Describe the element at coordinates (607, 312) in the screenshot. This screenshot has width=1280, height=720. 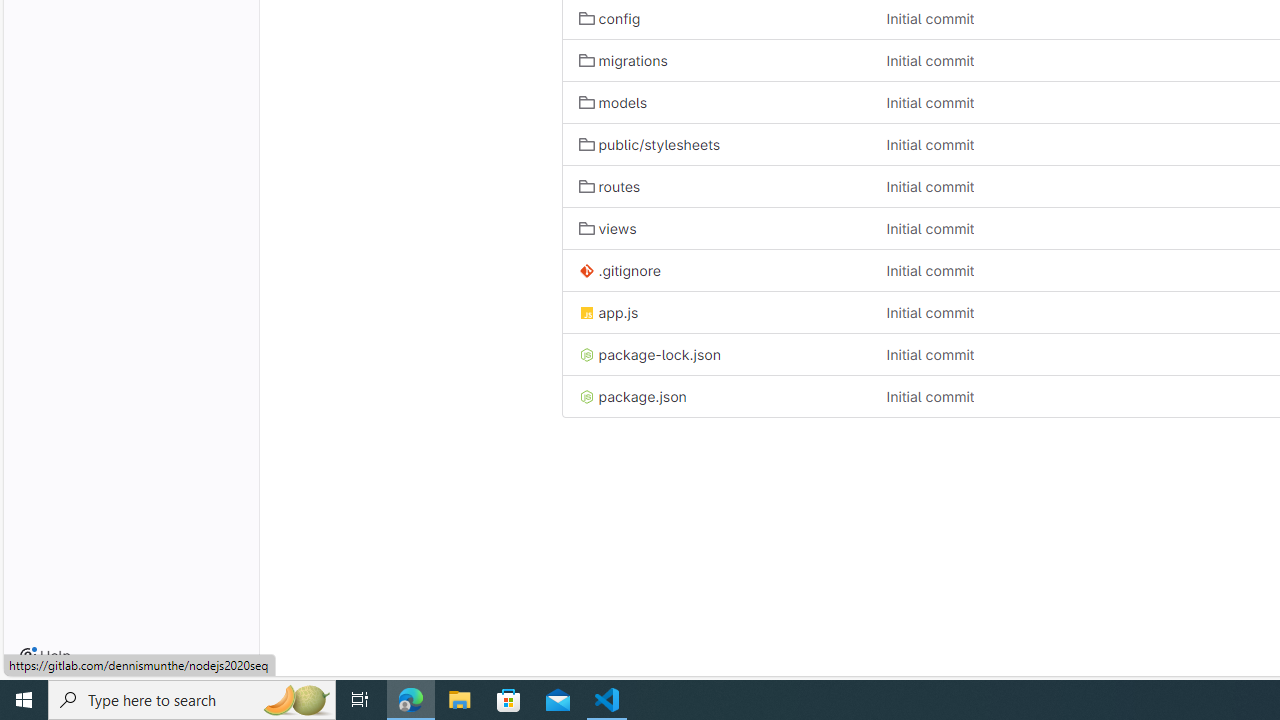
I see `'app.js'` at that location.